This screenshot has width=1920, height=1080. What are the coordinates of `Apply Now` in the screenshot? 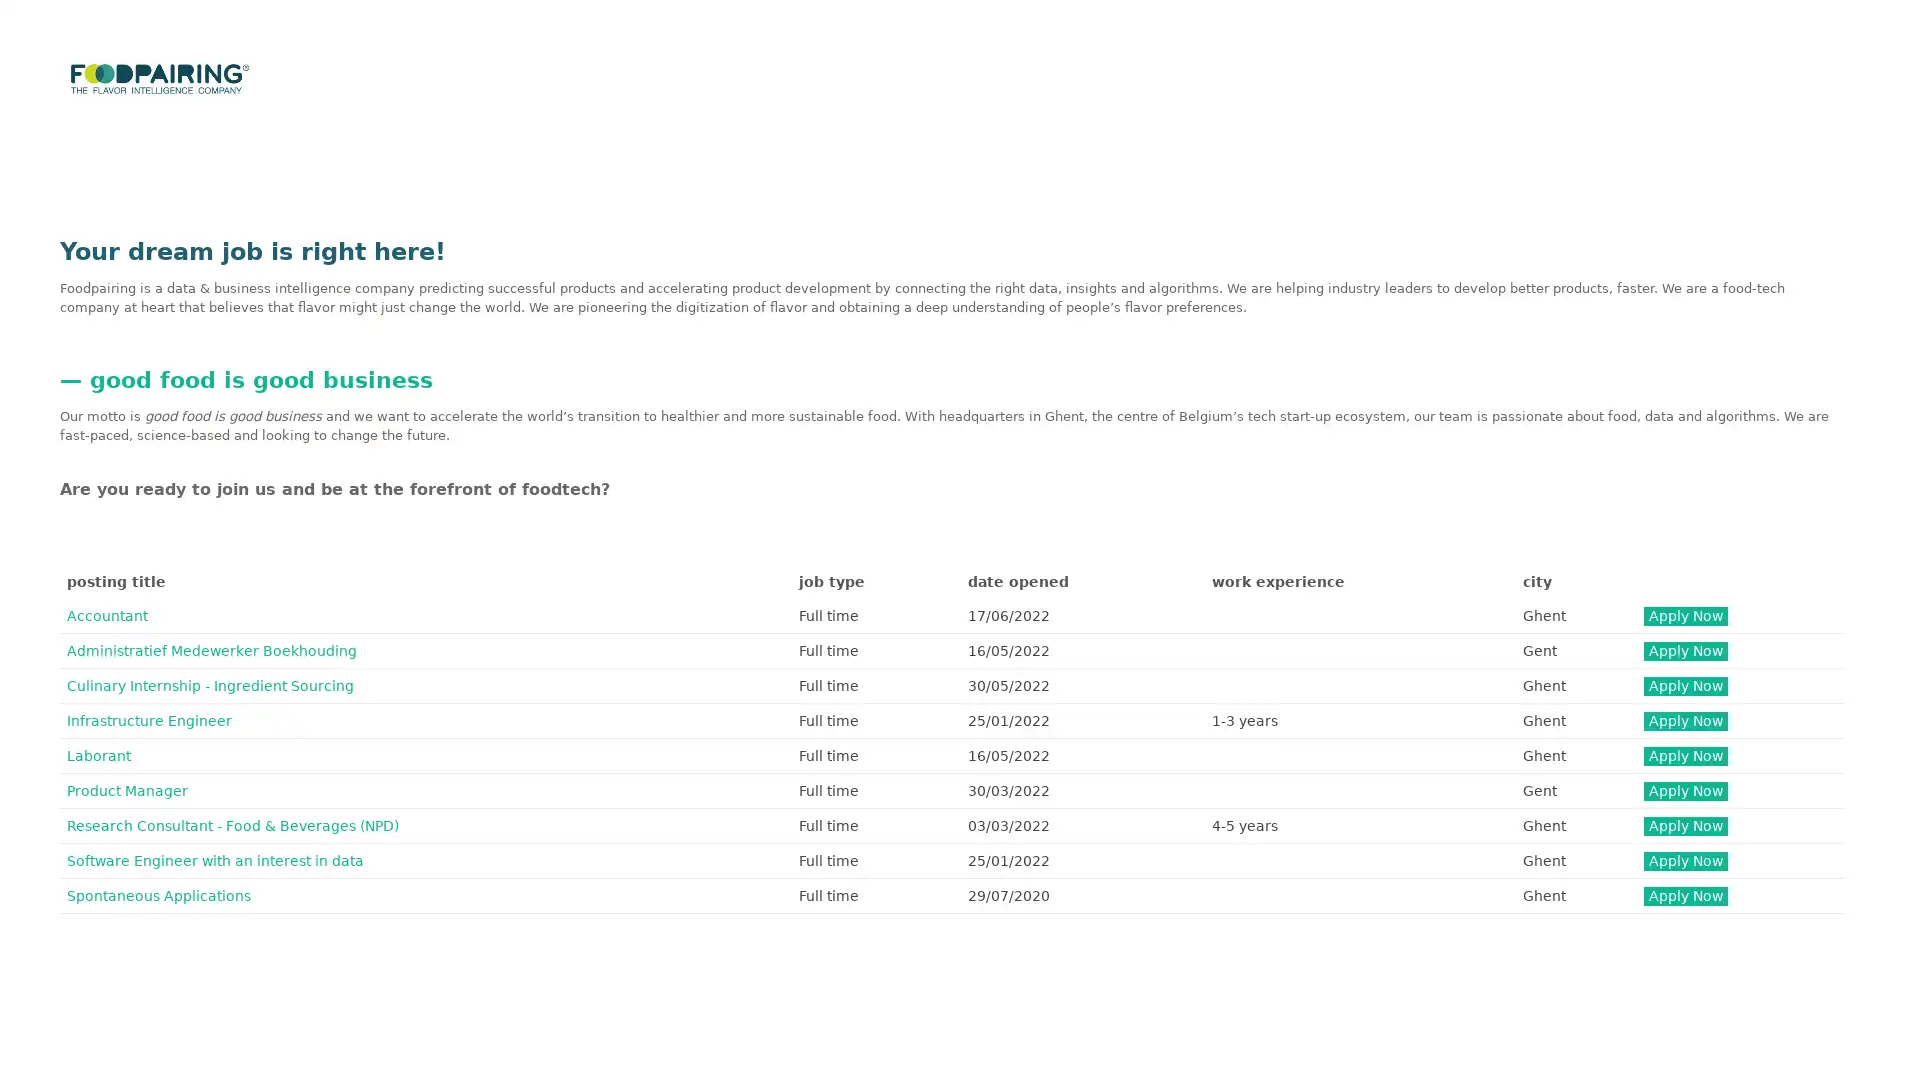 It's located at (1683, 650).